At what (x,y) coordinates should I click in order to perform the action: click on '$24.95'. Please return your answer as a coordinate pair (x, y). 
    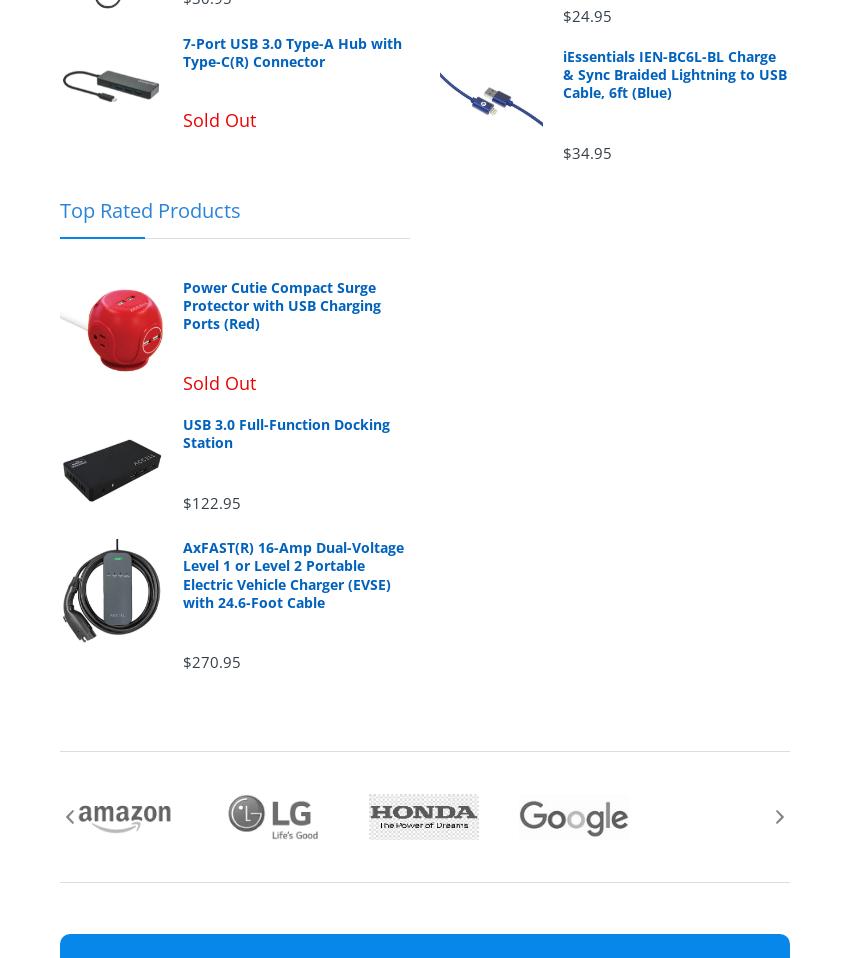
    Looking at the image, I should click on (587, 14).